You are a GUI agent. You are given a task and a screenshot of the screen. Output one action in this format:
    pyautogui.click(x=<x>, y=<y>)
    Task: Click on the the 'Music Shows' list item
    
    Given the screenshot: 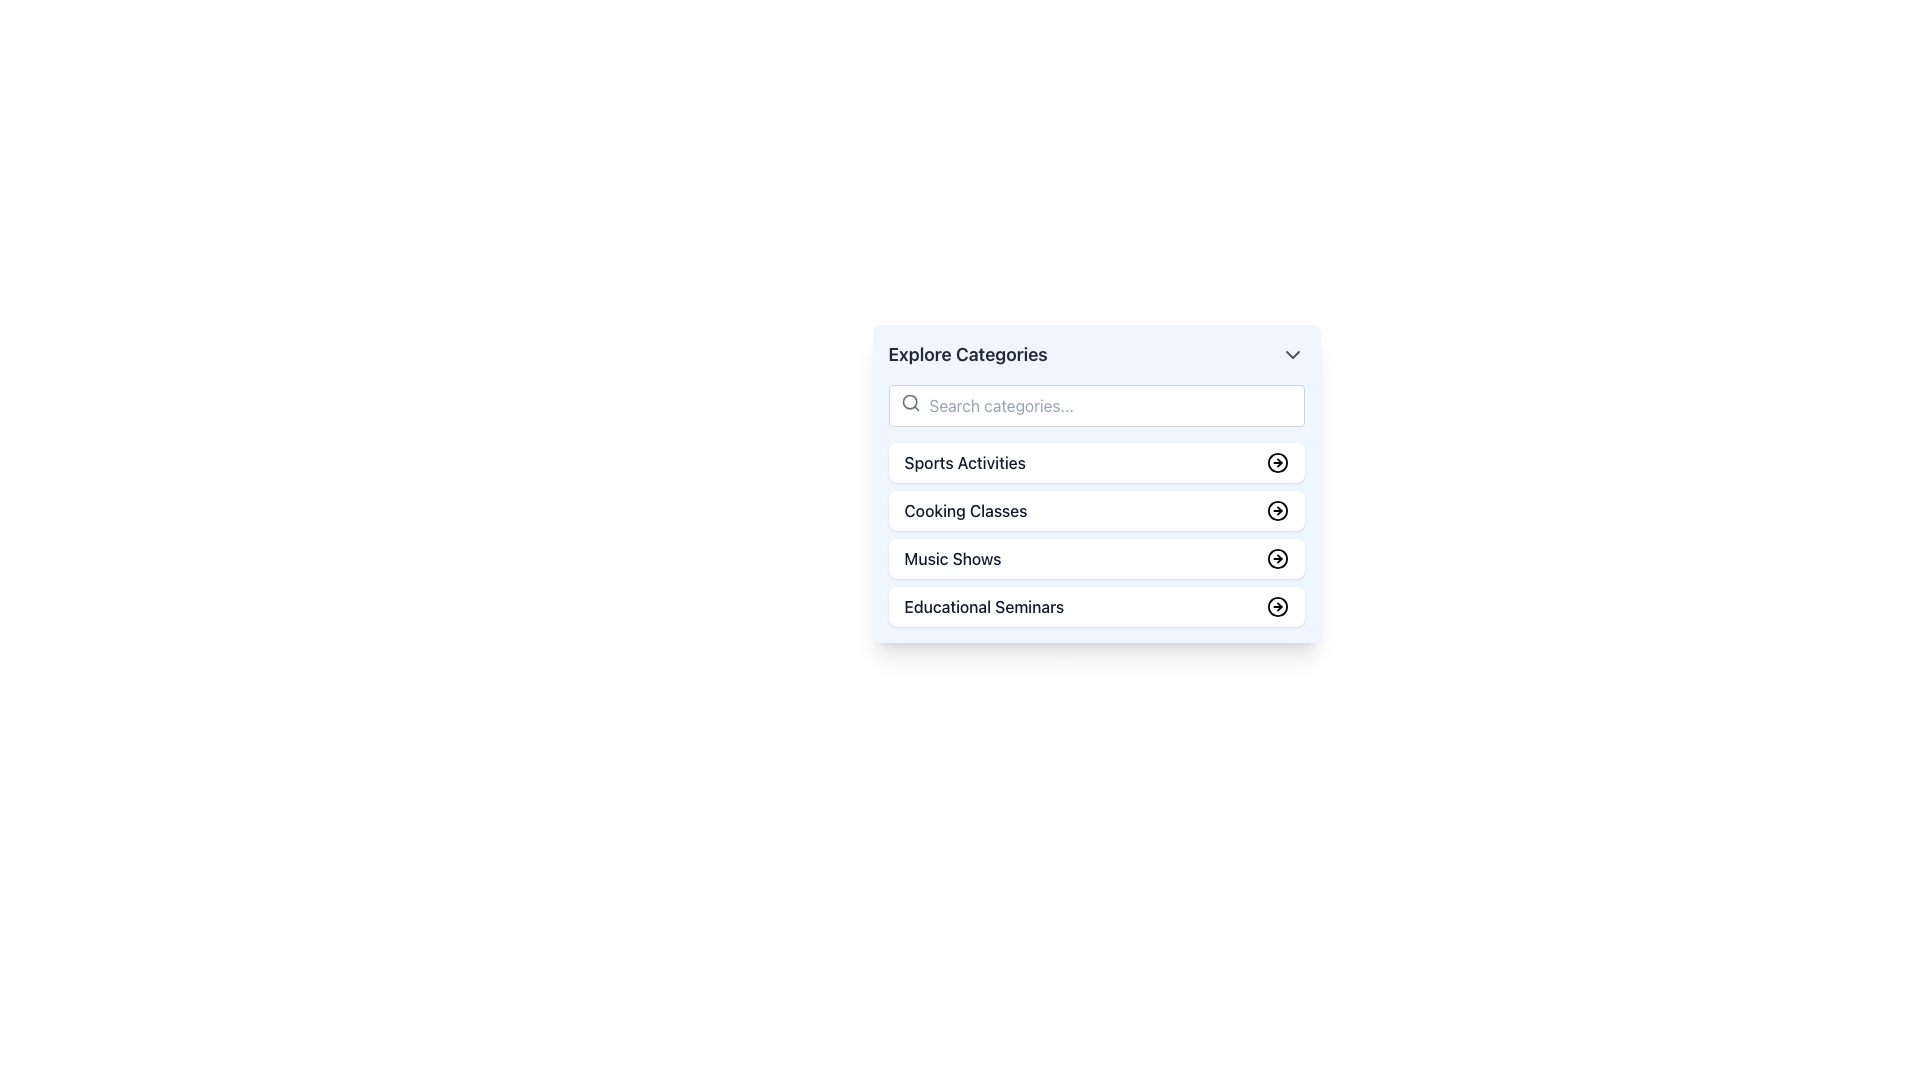 What is the action you would take?
    pyautogui.click(x=1095, y=559)
    